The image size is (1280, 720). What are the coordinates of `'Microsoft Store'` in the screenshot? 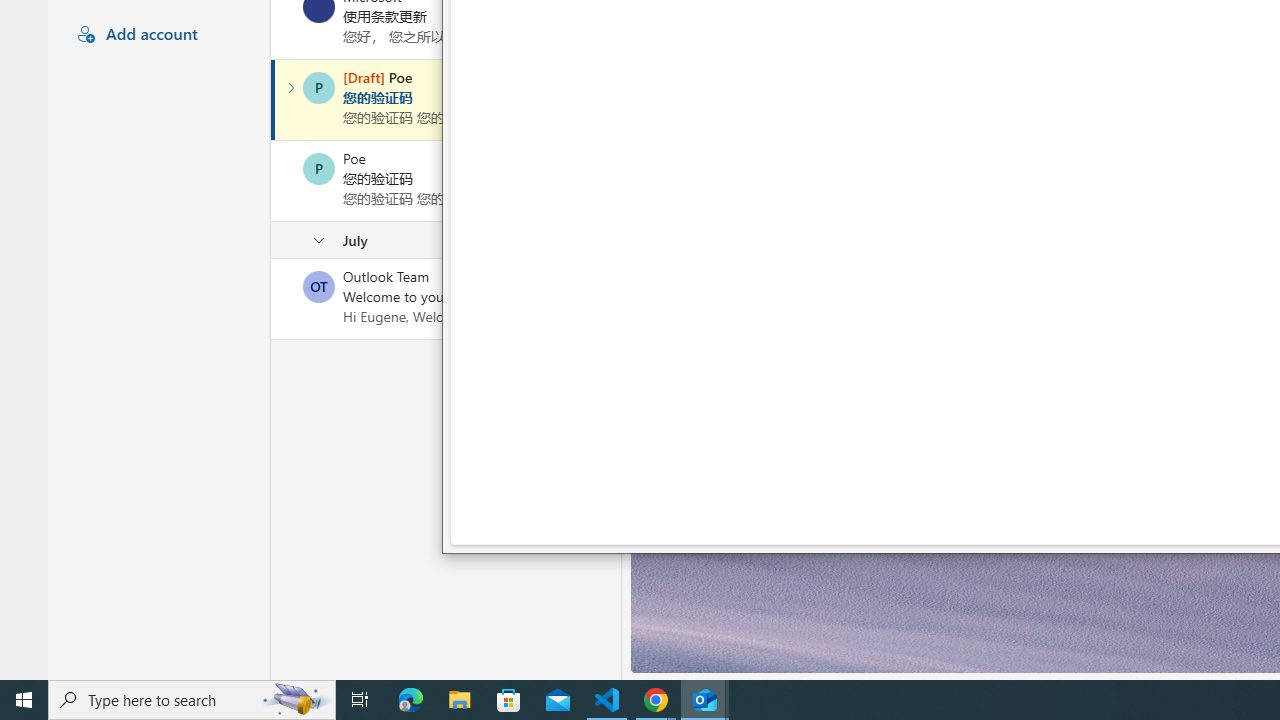 It's located at (509, 698).